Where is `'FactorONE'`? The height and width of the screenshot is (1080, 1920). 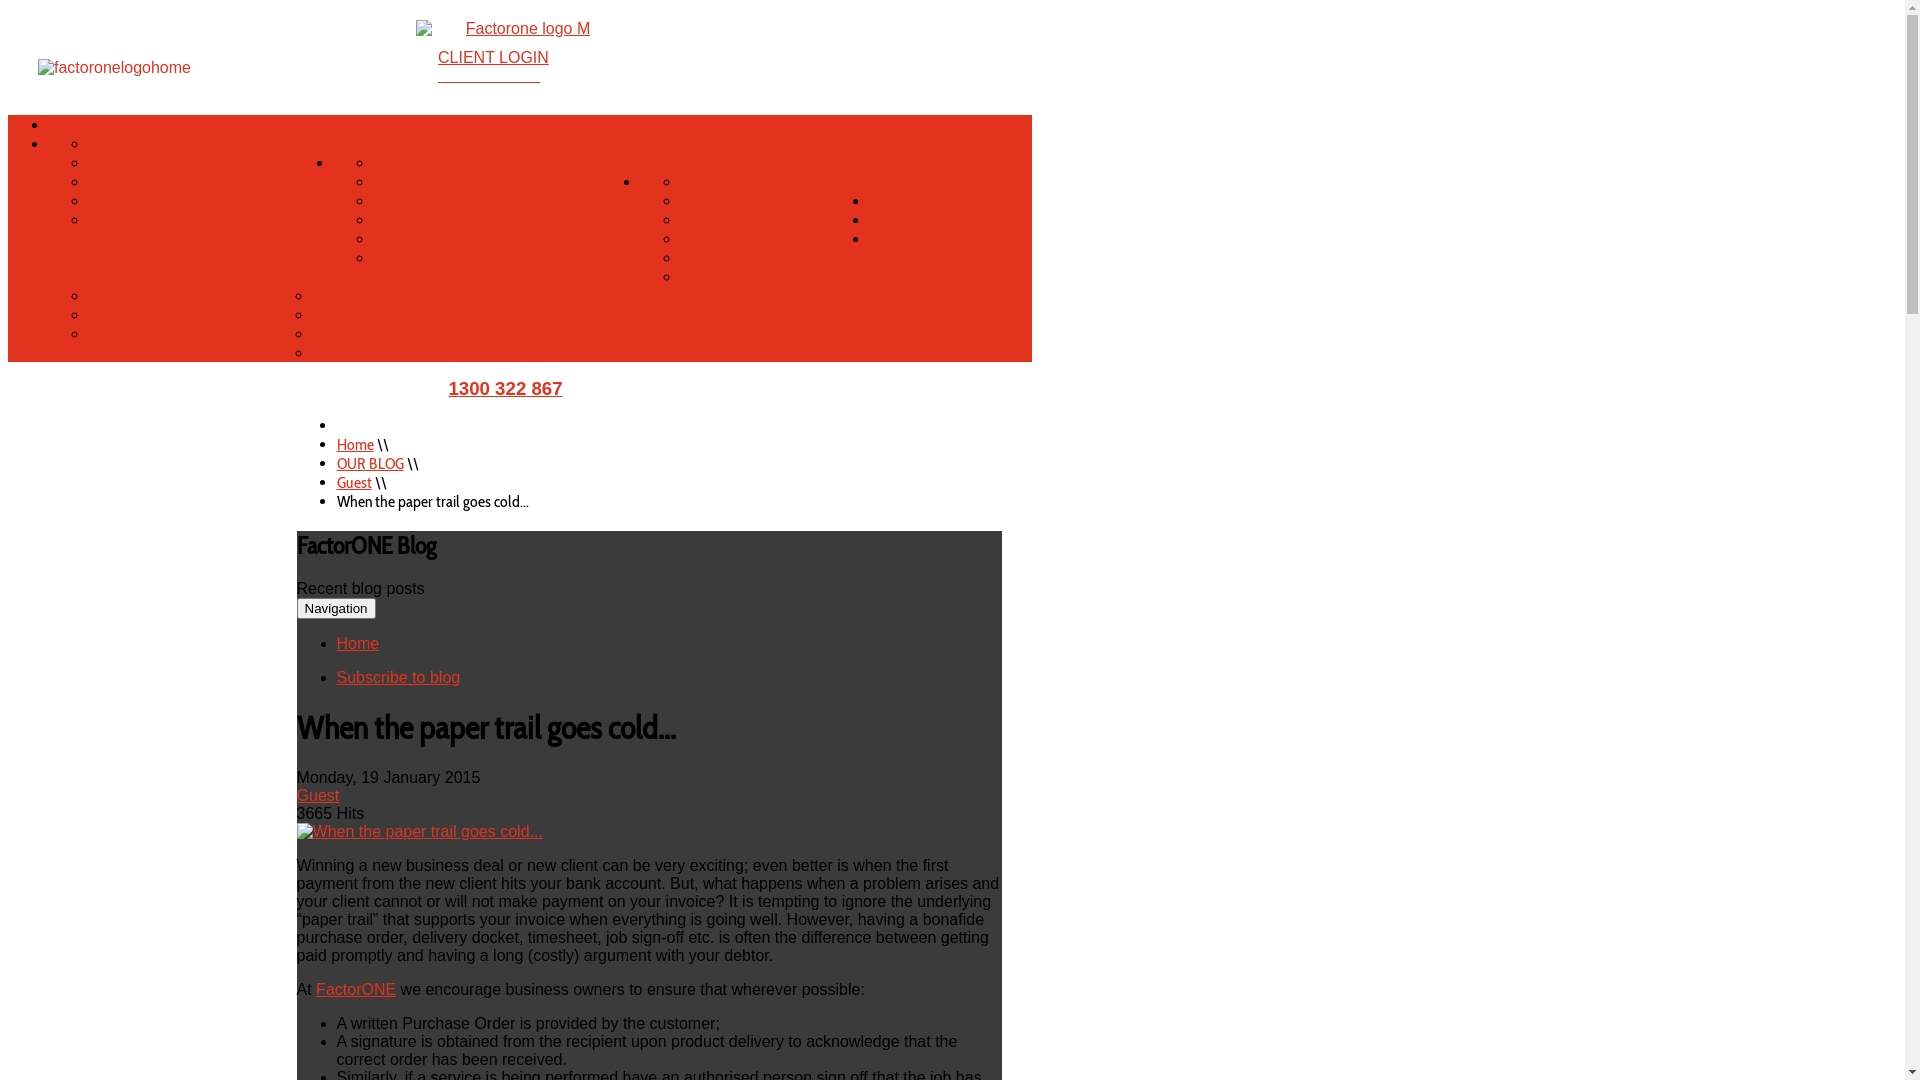 'FactorONE' is located at coordinates (355, 988).